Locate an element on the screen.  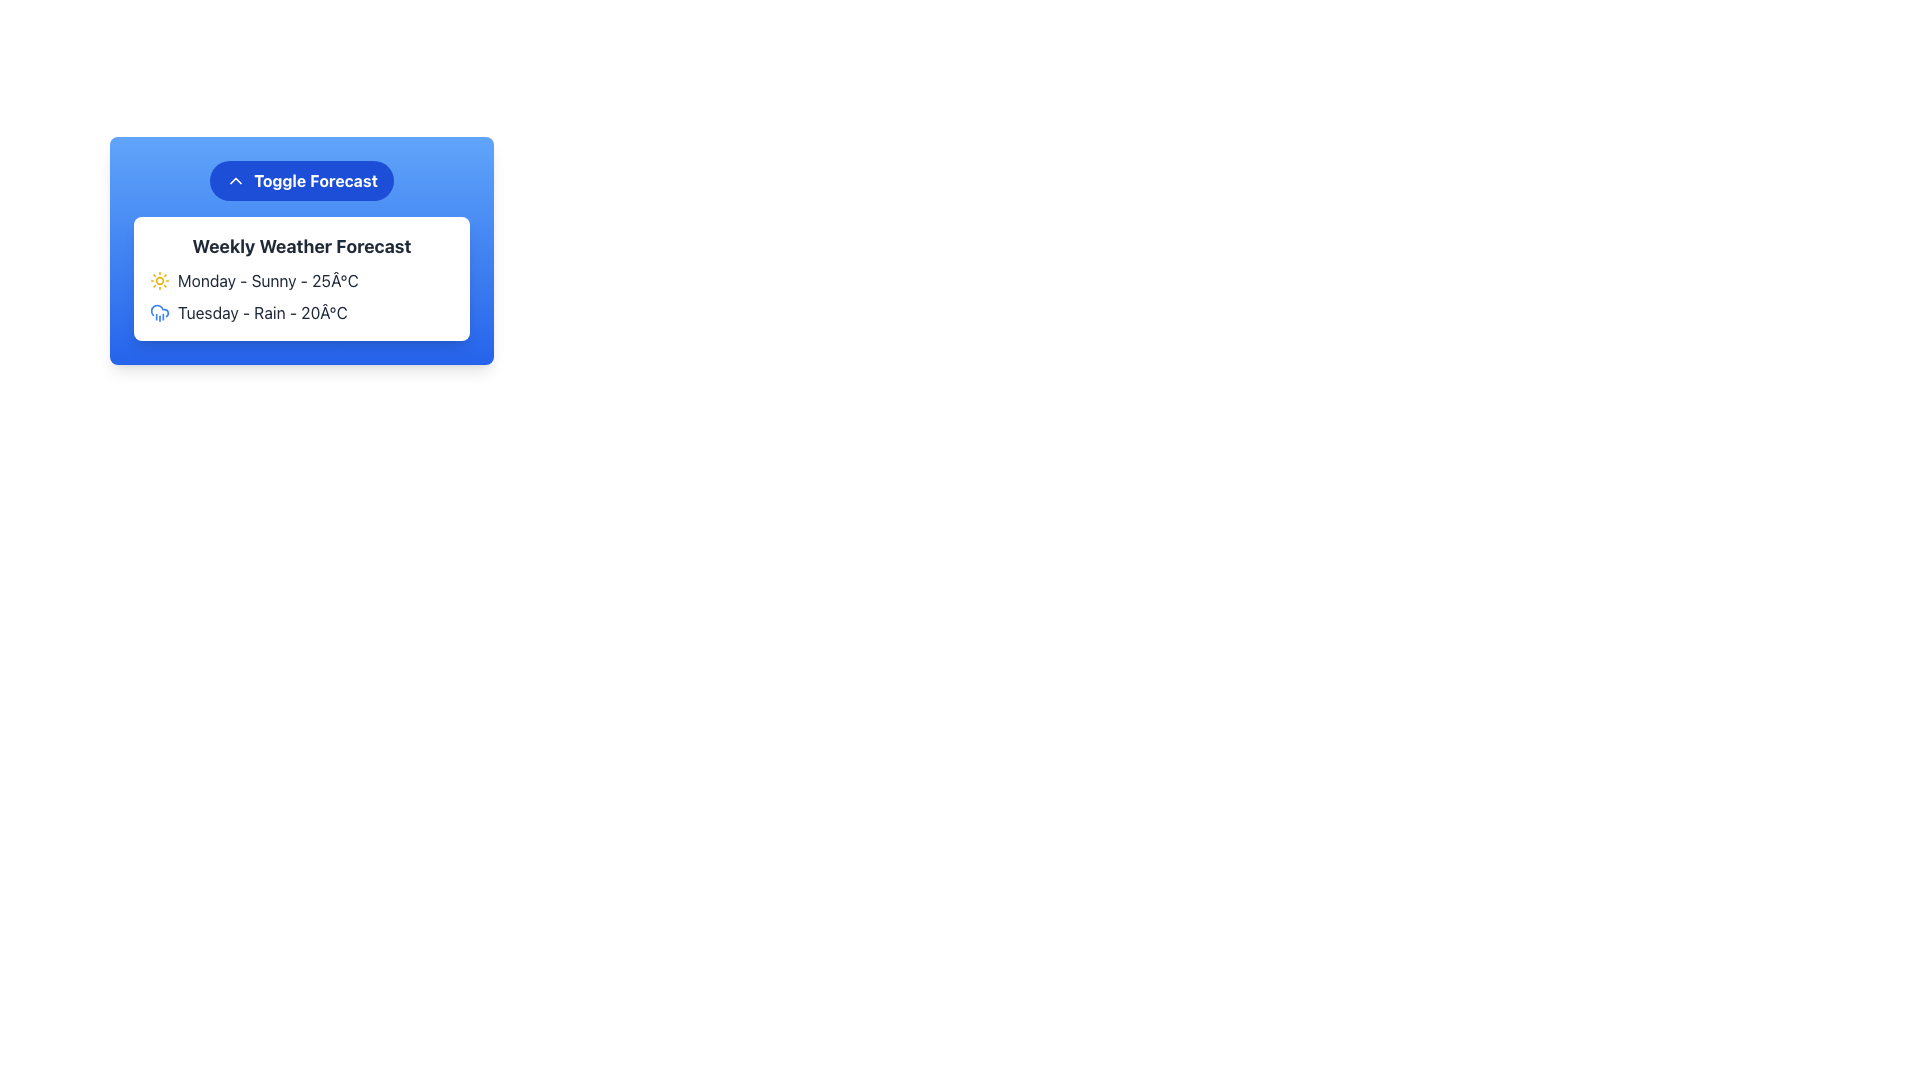
the 'Toggle Forecast' button, which has a blue background, white bold text, and is located in the upper section of the weather forecast card is located at coordinates (301, 181).